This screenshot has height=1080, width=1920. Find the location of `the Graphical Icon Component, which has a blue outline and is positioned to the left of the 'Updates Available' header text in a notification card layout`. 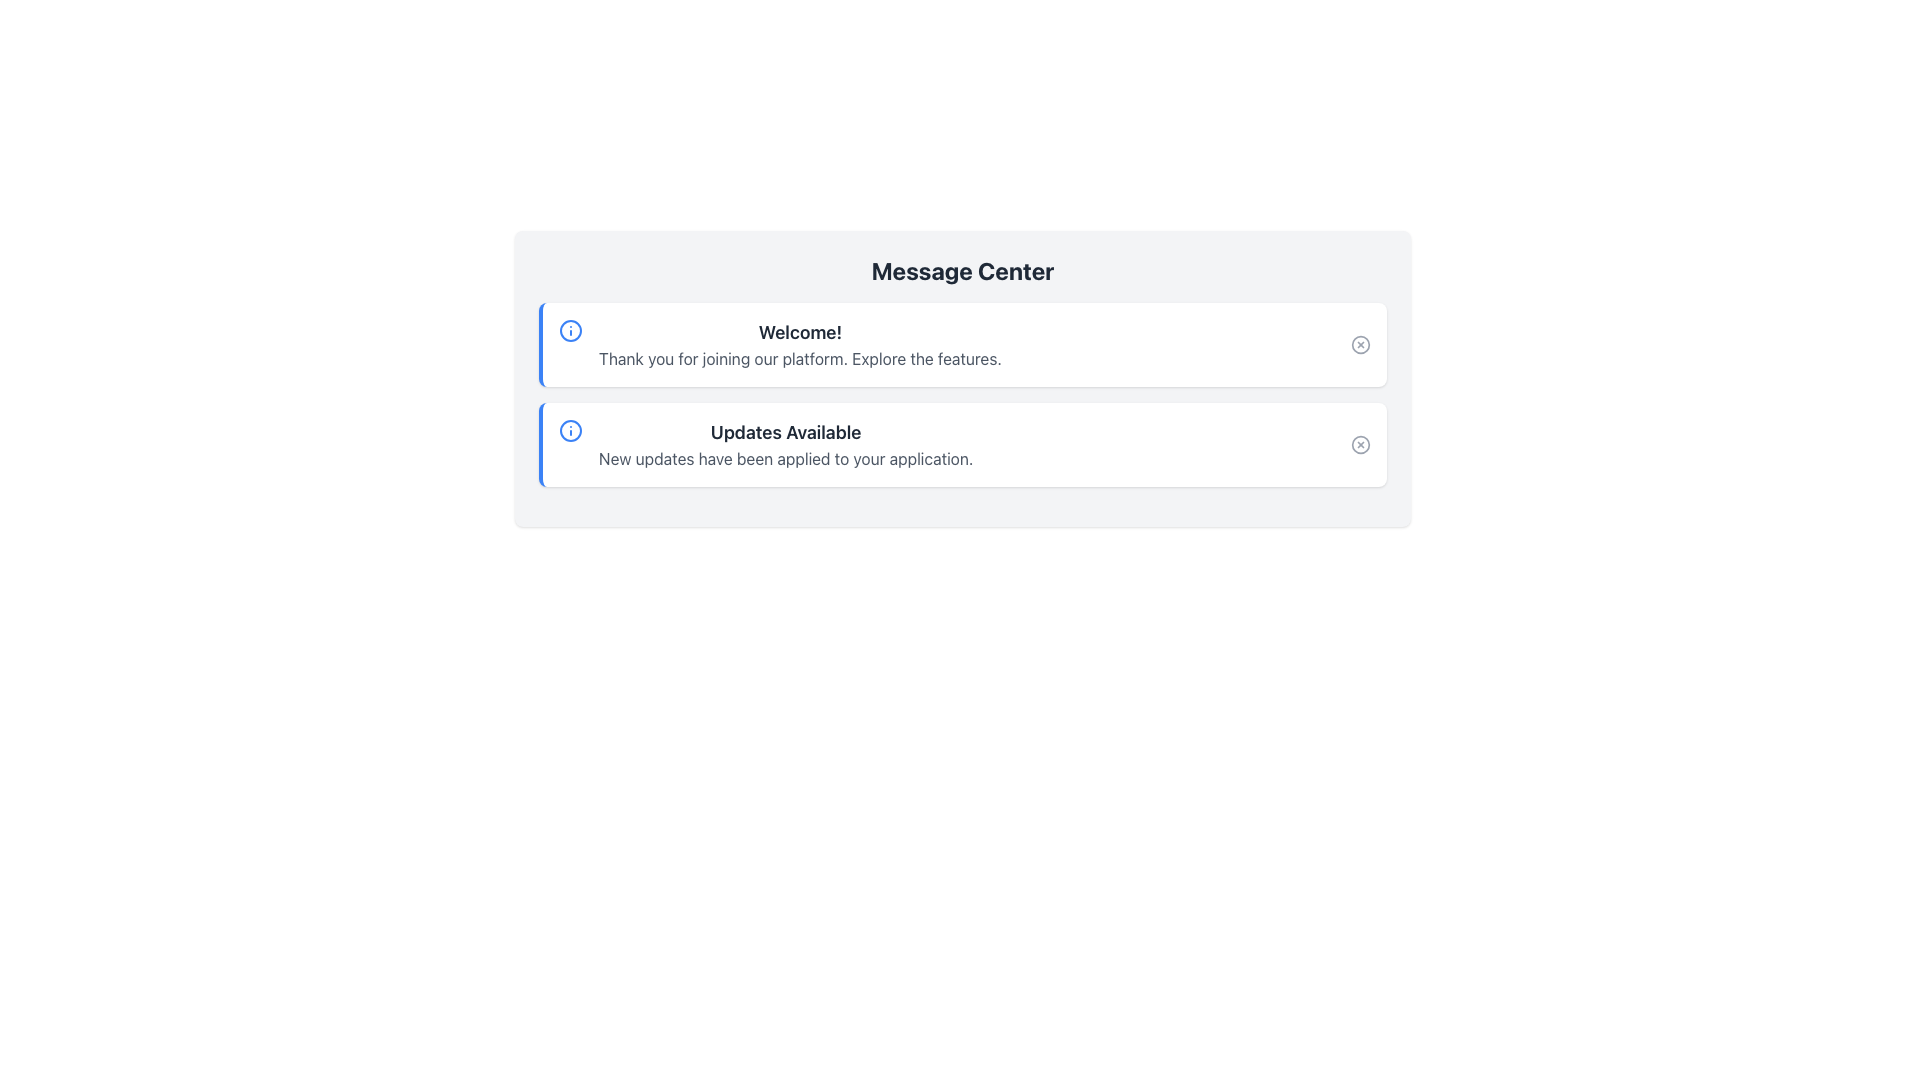

the Graphical Icon Component, which has a blue outline and is positioned to the left of the 'Updates Available' header text in a notification card layout is located at coordinates (570, 430).